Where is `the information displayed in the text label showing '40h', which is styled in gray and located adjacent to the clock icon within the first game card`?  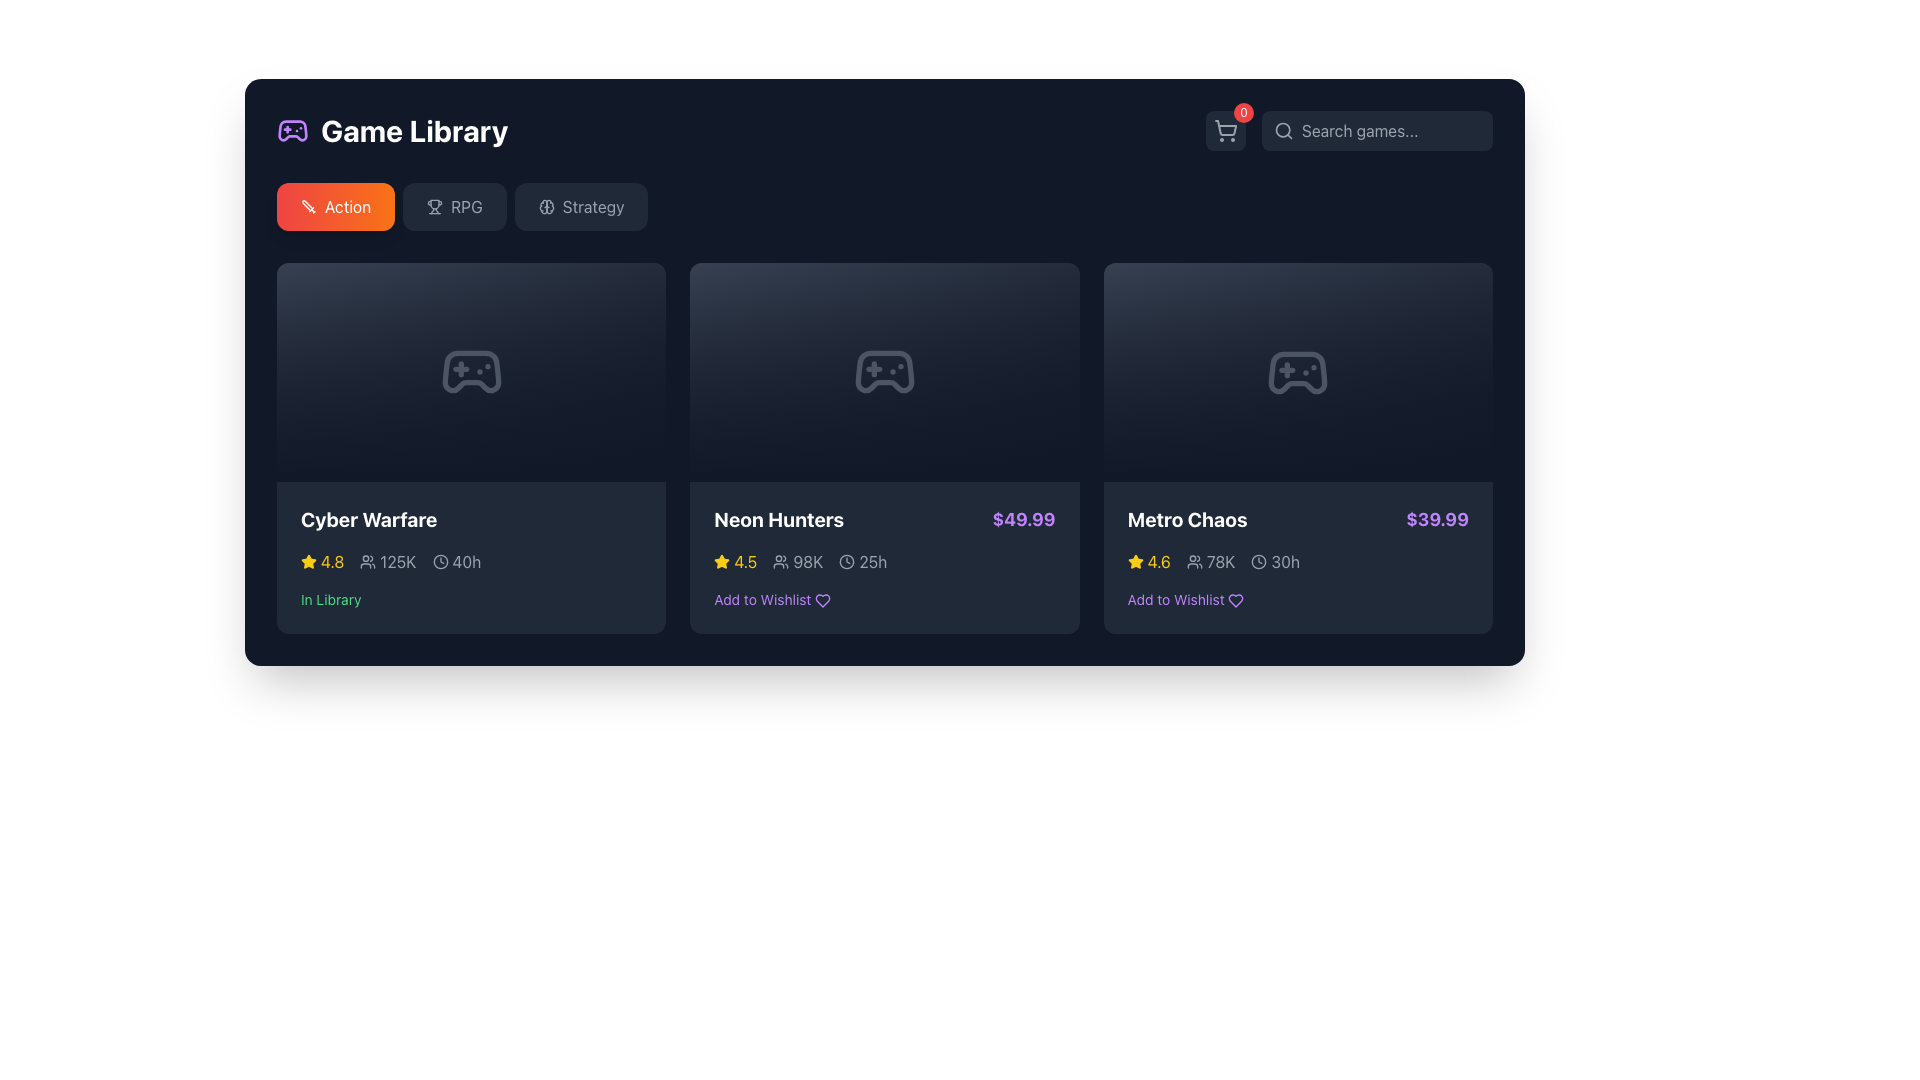
the information displayed in the text label showing '40h', which is styled in gray and located adjacent to the clock icon within the first game card is located at coordinates (465, 562).